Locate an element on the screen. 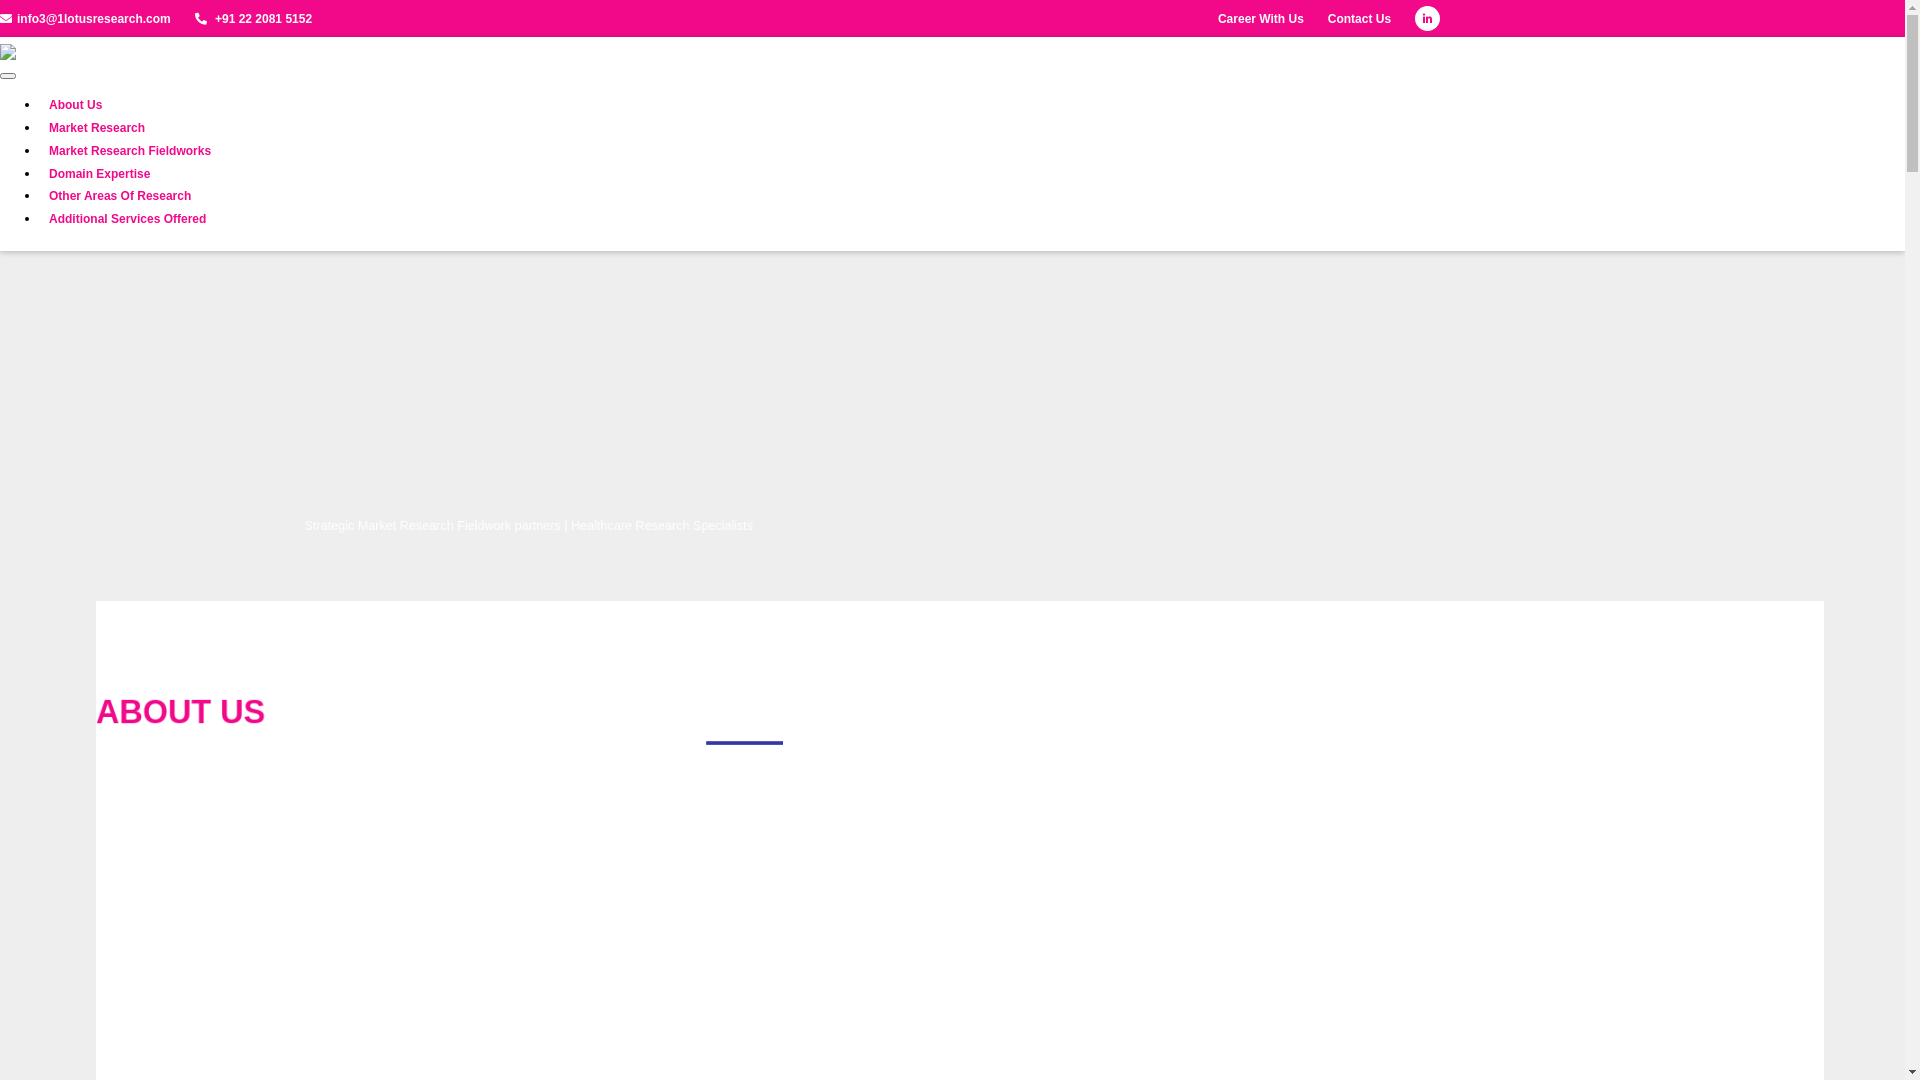  'About Us' is located at coordinates (75, 105).